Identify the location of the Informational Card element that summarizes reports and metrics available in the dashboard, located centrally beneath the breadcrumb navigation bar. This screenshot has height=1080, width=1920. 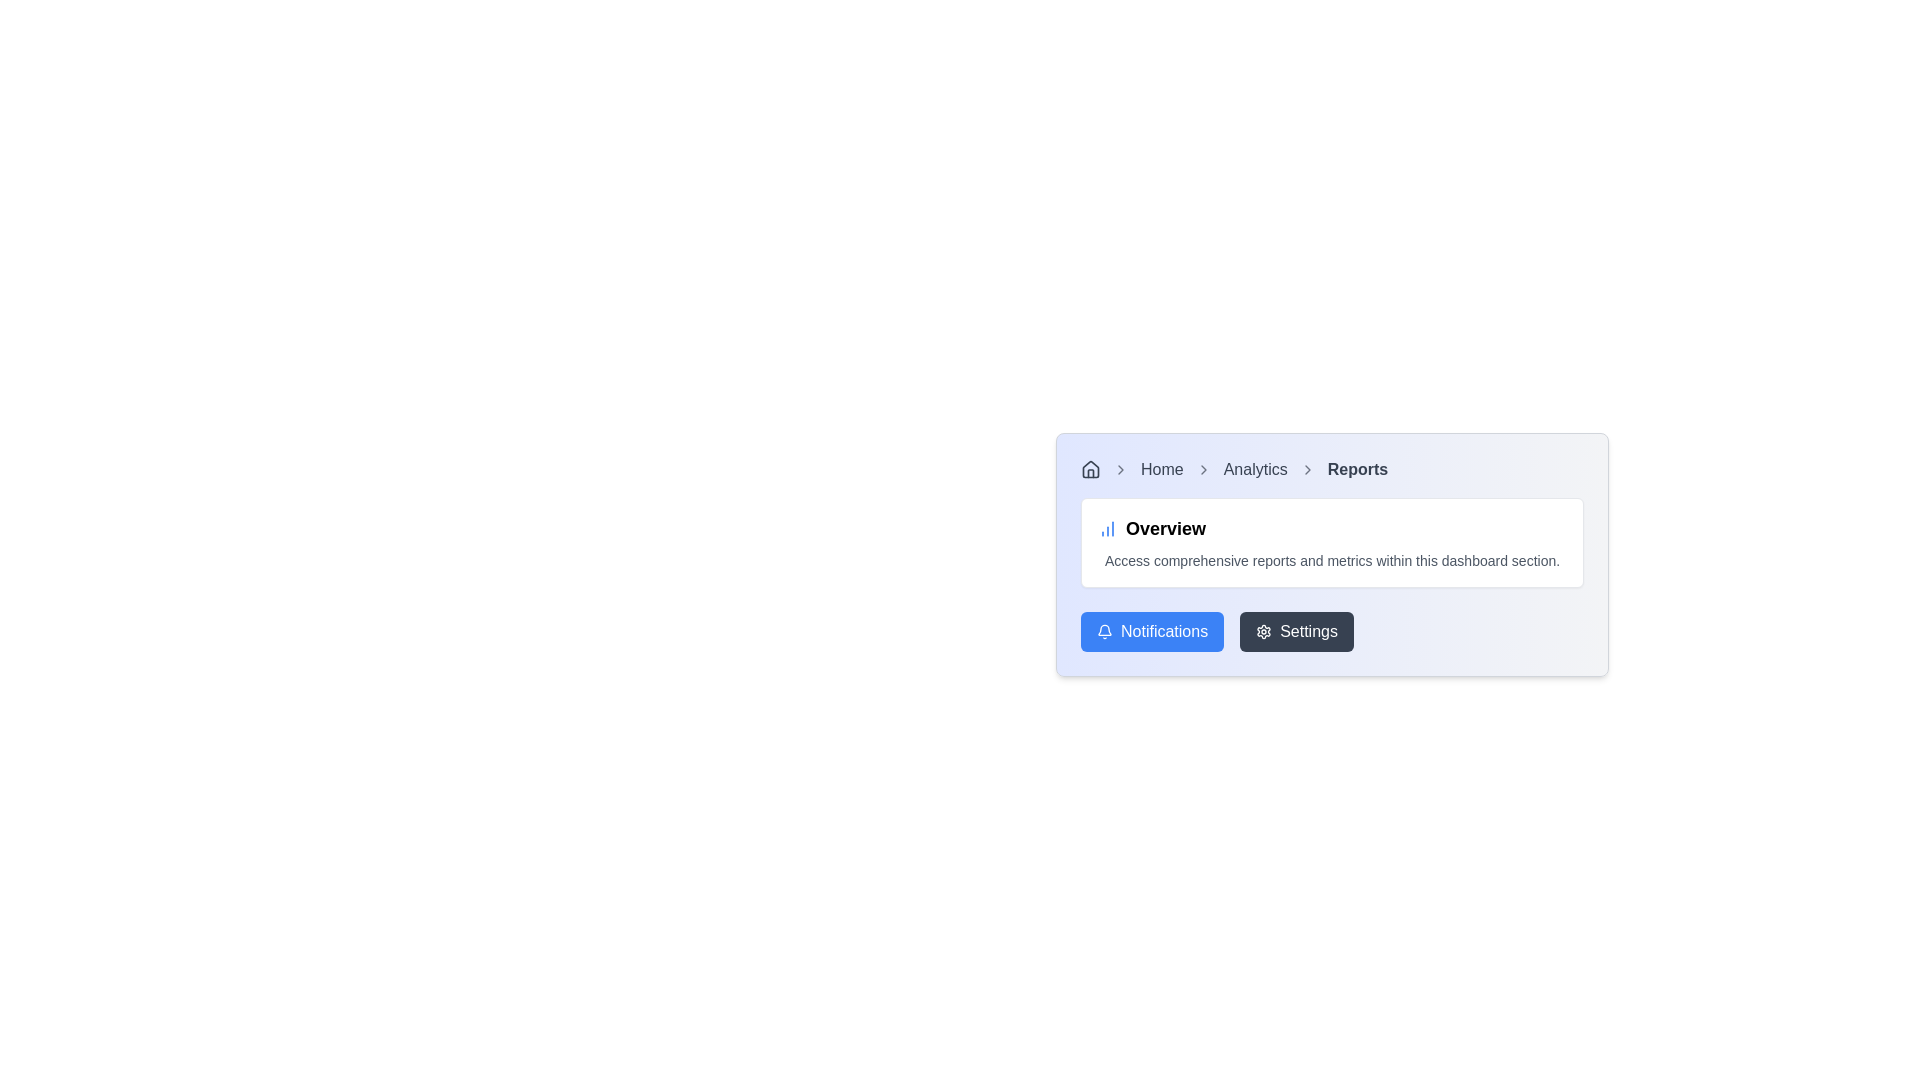
(1332, 543).